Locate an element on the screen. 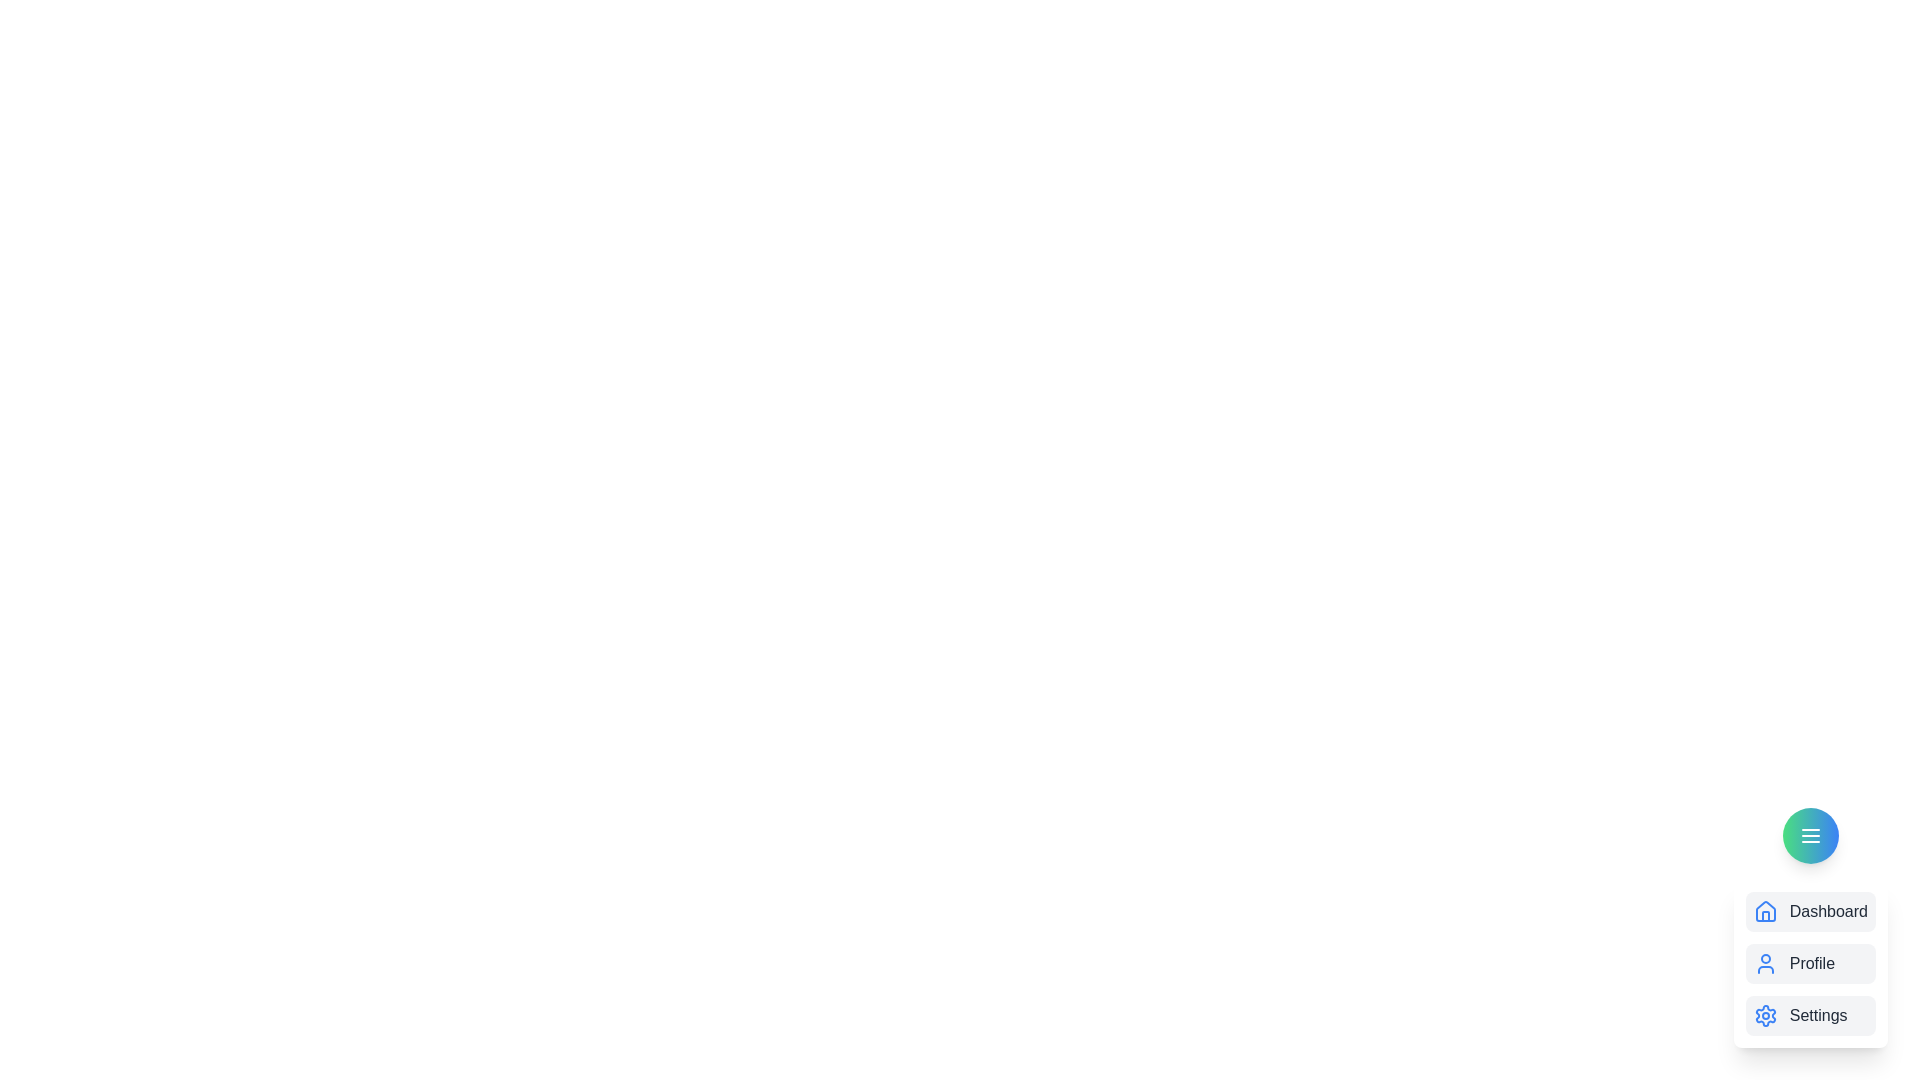 This screenshot has height=1080, width=1920. the Profile from the menu options is located at coordinates (1810, 963).